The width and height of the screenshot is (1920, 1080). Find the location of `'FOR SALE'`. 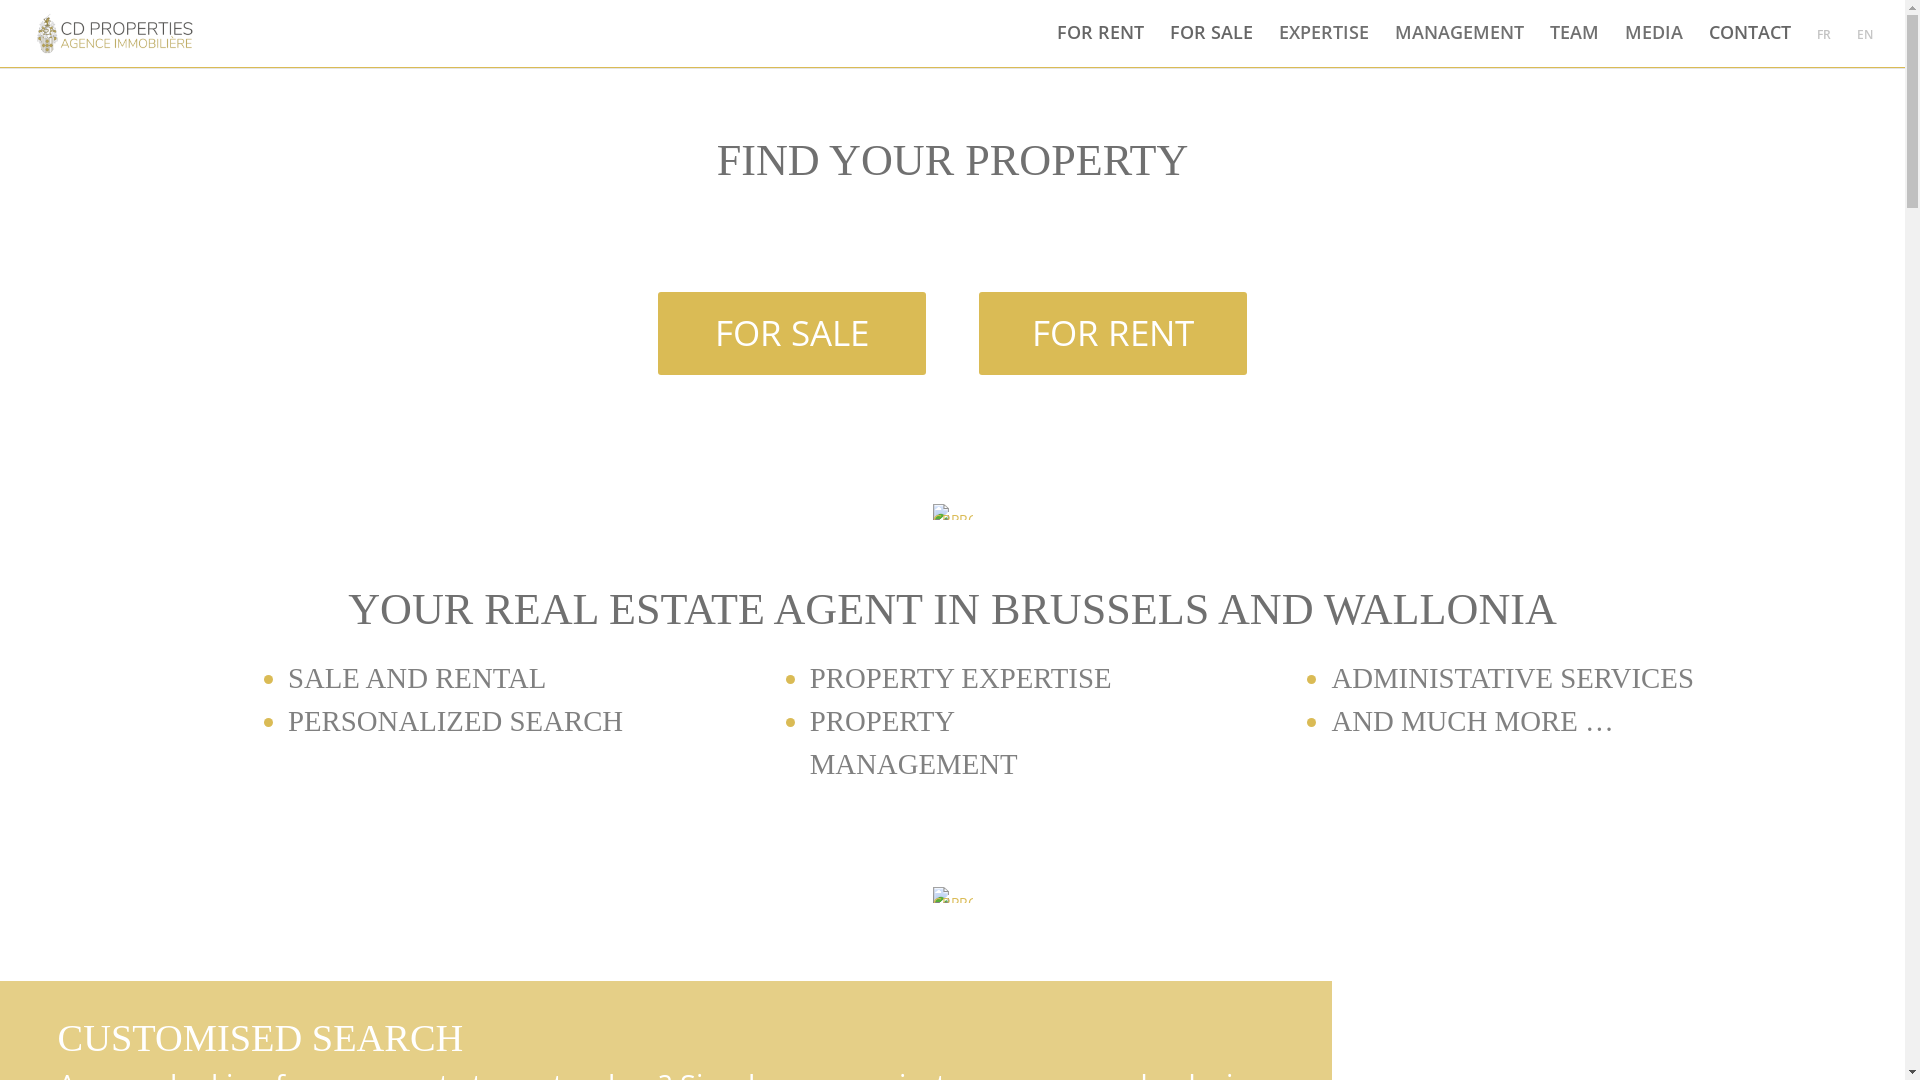

'FOR SALE' is located at coordinates (791, 332).